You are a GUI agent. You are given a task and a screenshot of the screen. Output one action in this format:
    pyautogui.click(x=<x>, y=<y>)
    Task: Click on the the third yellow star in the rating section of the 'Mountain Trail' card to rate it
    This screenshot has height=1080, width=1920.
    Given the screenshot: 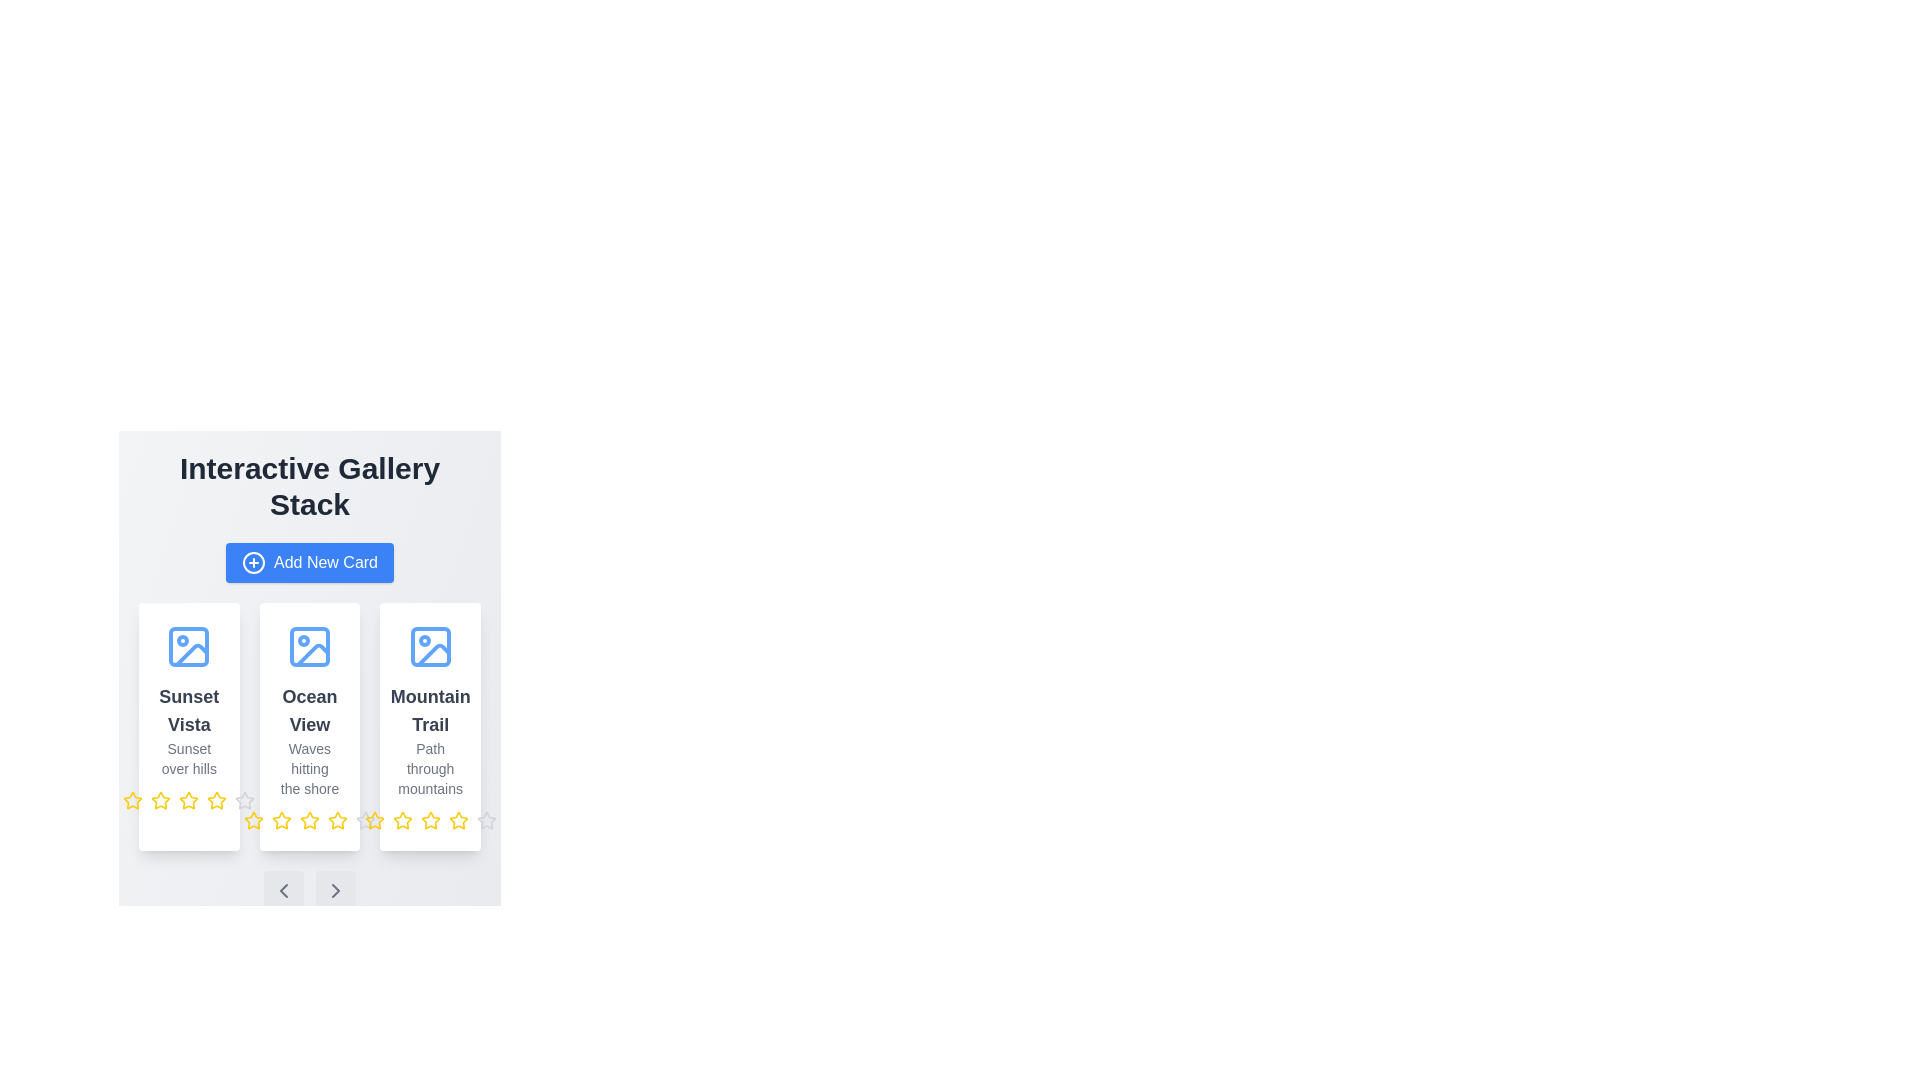 What is the action you would take?
    pyautogui.click(x=429, y=821)
    